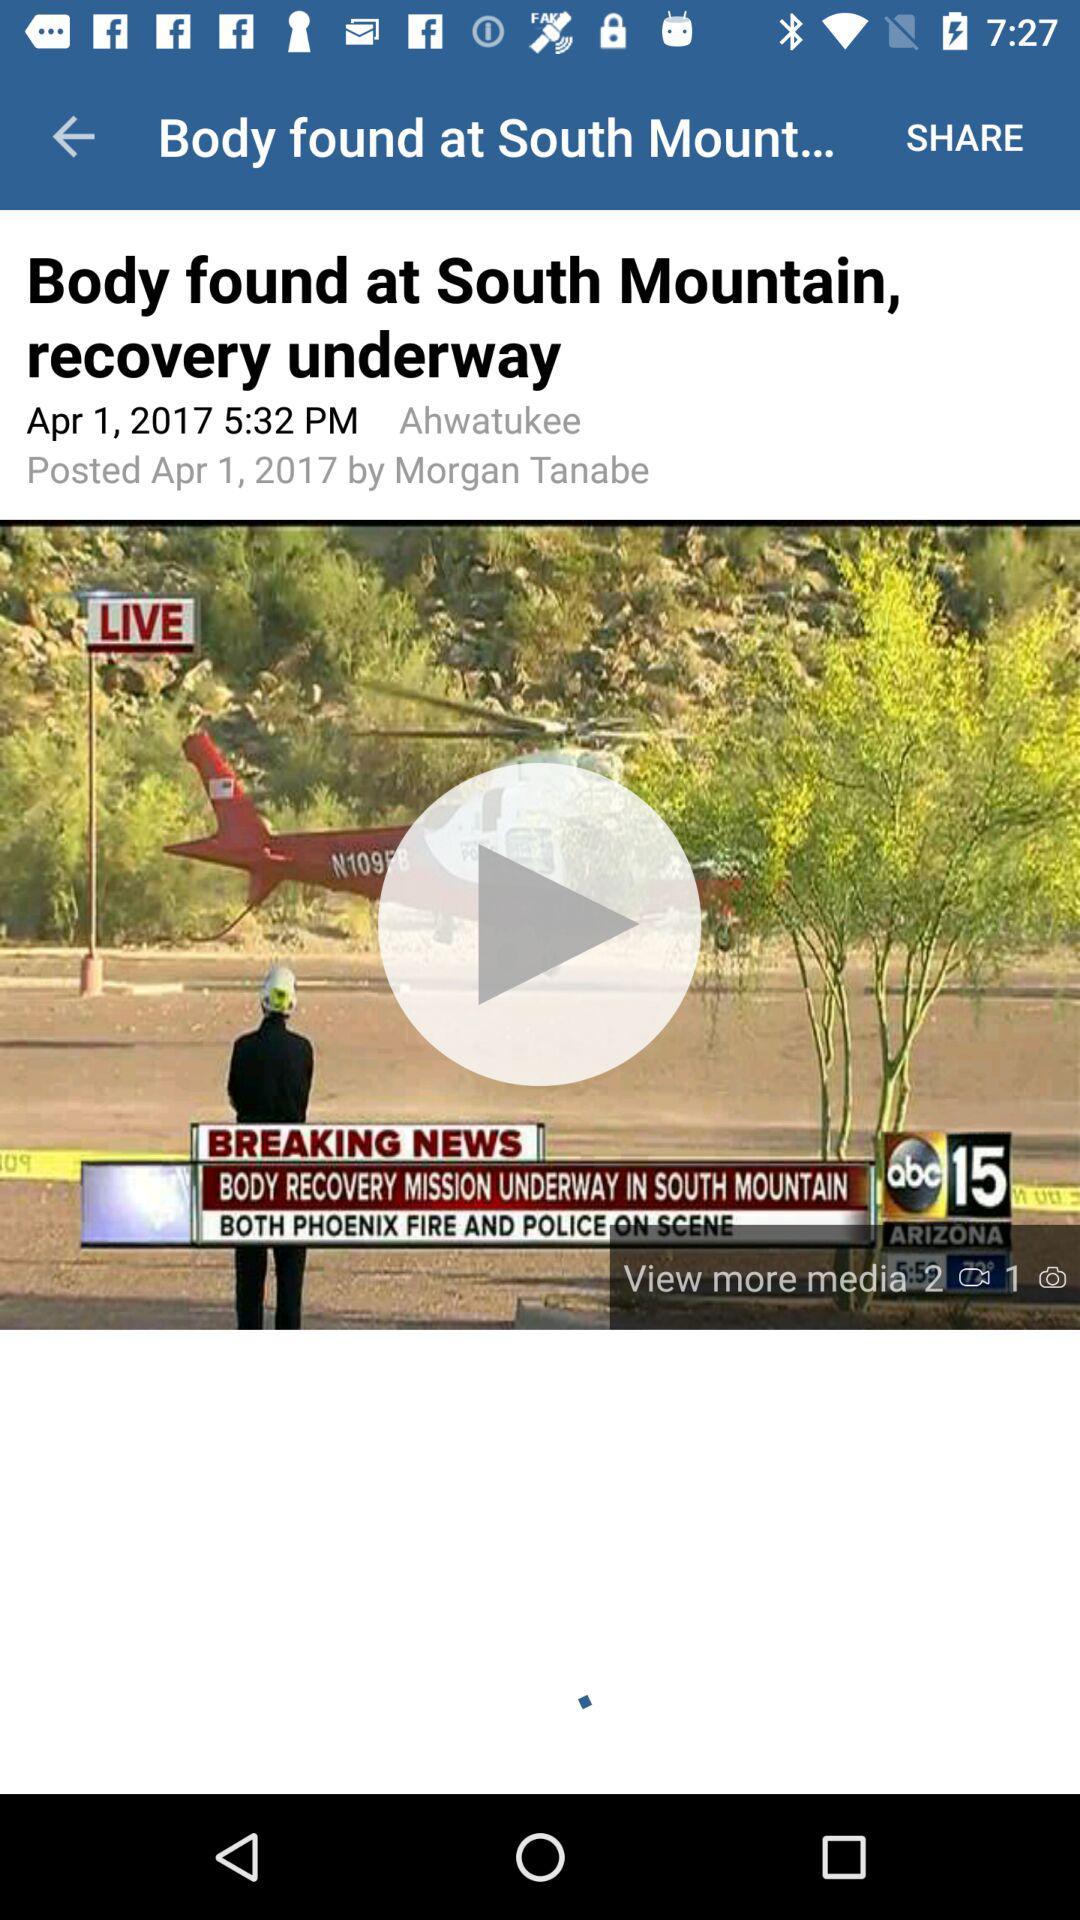 The height and width of the screenshot is (1920, 1080). Describe the element at coordinates (963, 135) in the screenshot. I see `the share at the top right corner` at that location.